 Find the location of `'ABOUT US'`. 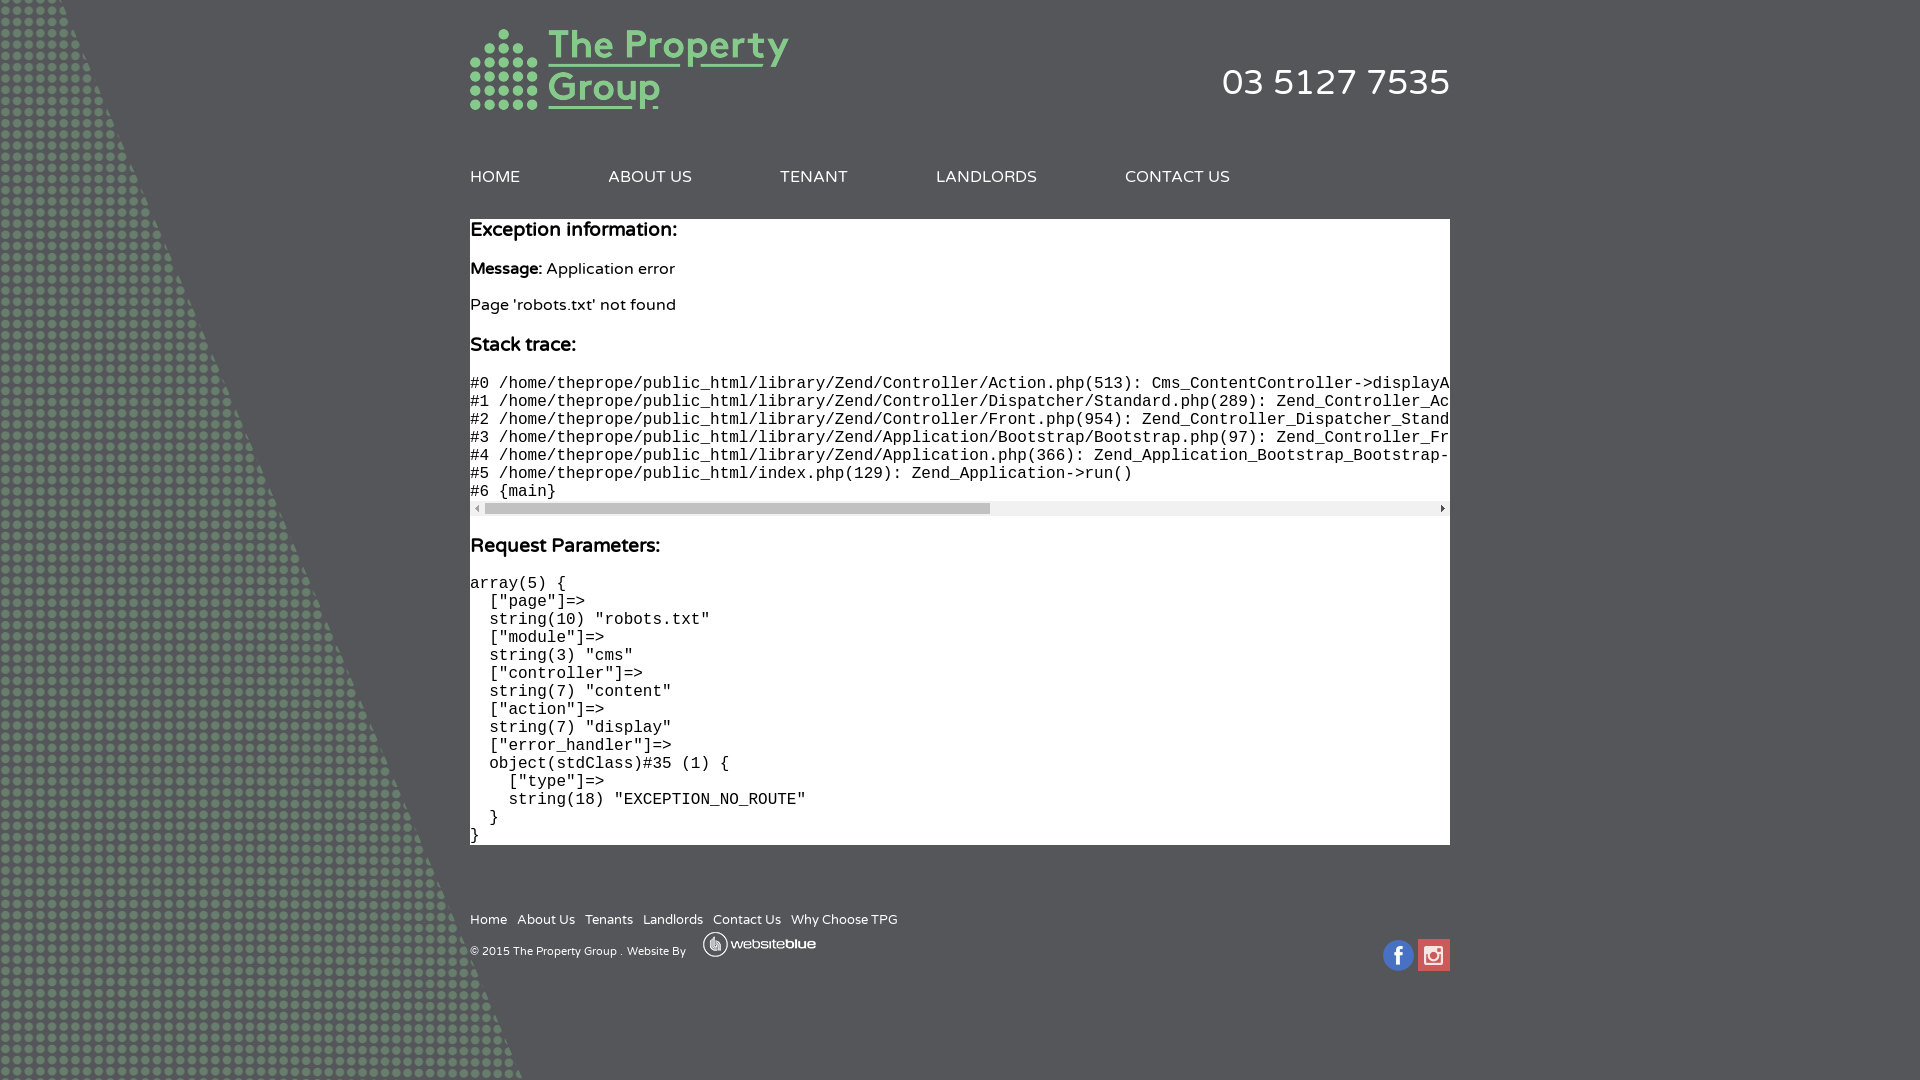

'ABOUT US' is located at coordinates (649, 176).